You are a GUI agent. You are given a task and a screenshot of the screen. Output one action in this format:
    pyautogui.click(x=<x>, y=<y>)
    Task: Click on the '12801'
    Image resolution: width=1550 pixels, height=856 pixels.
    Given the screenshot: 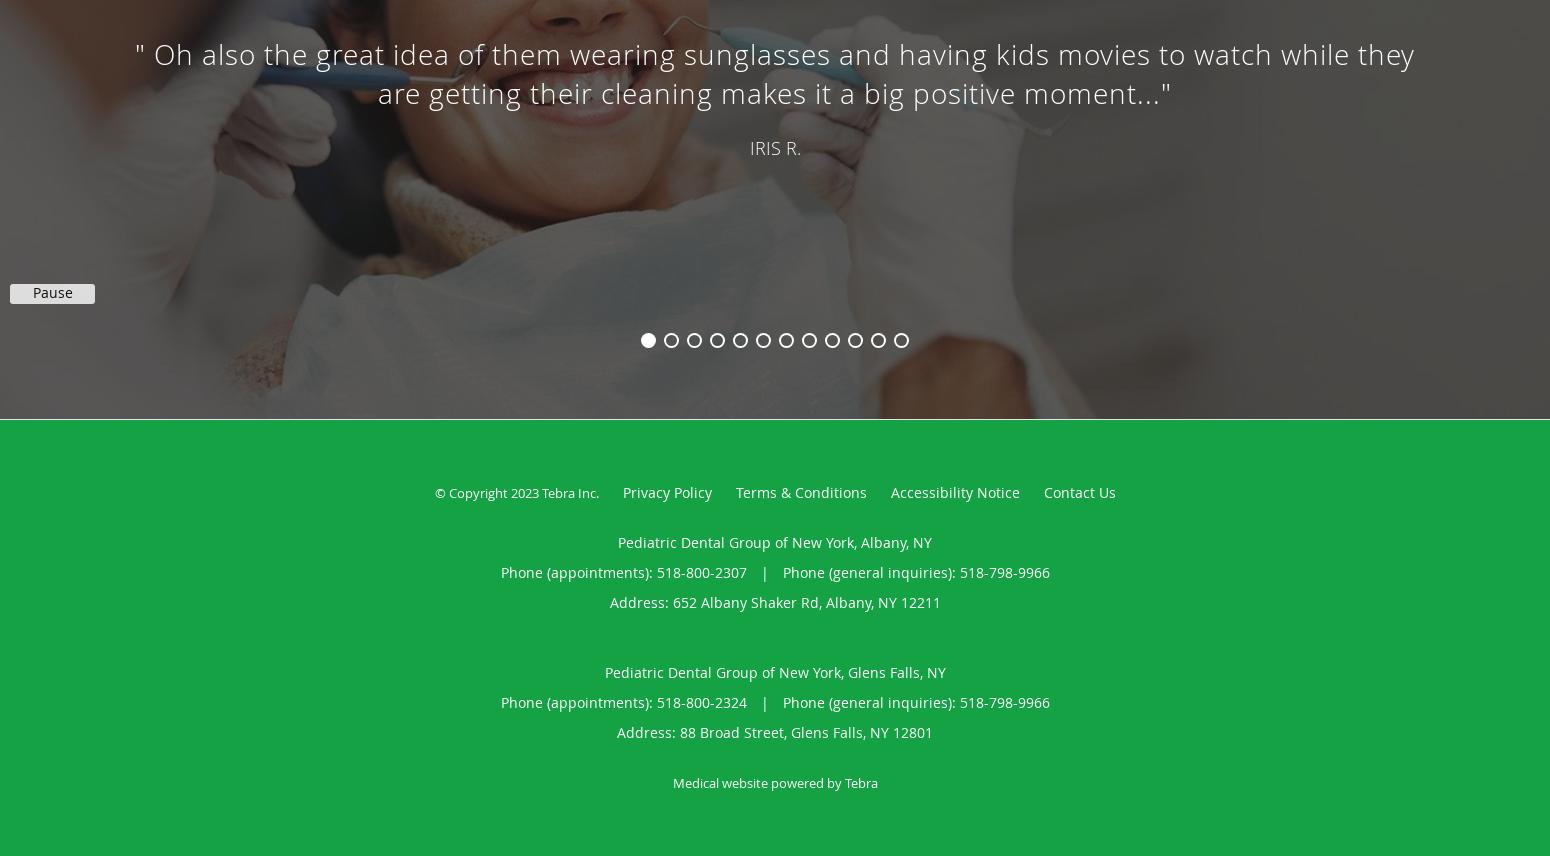 What is the action you would take?
    pyautogui.click(x=892, y=732)
    